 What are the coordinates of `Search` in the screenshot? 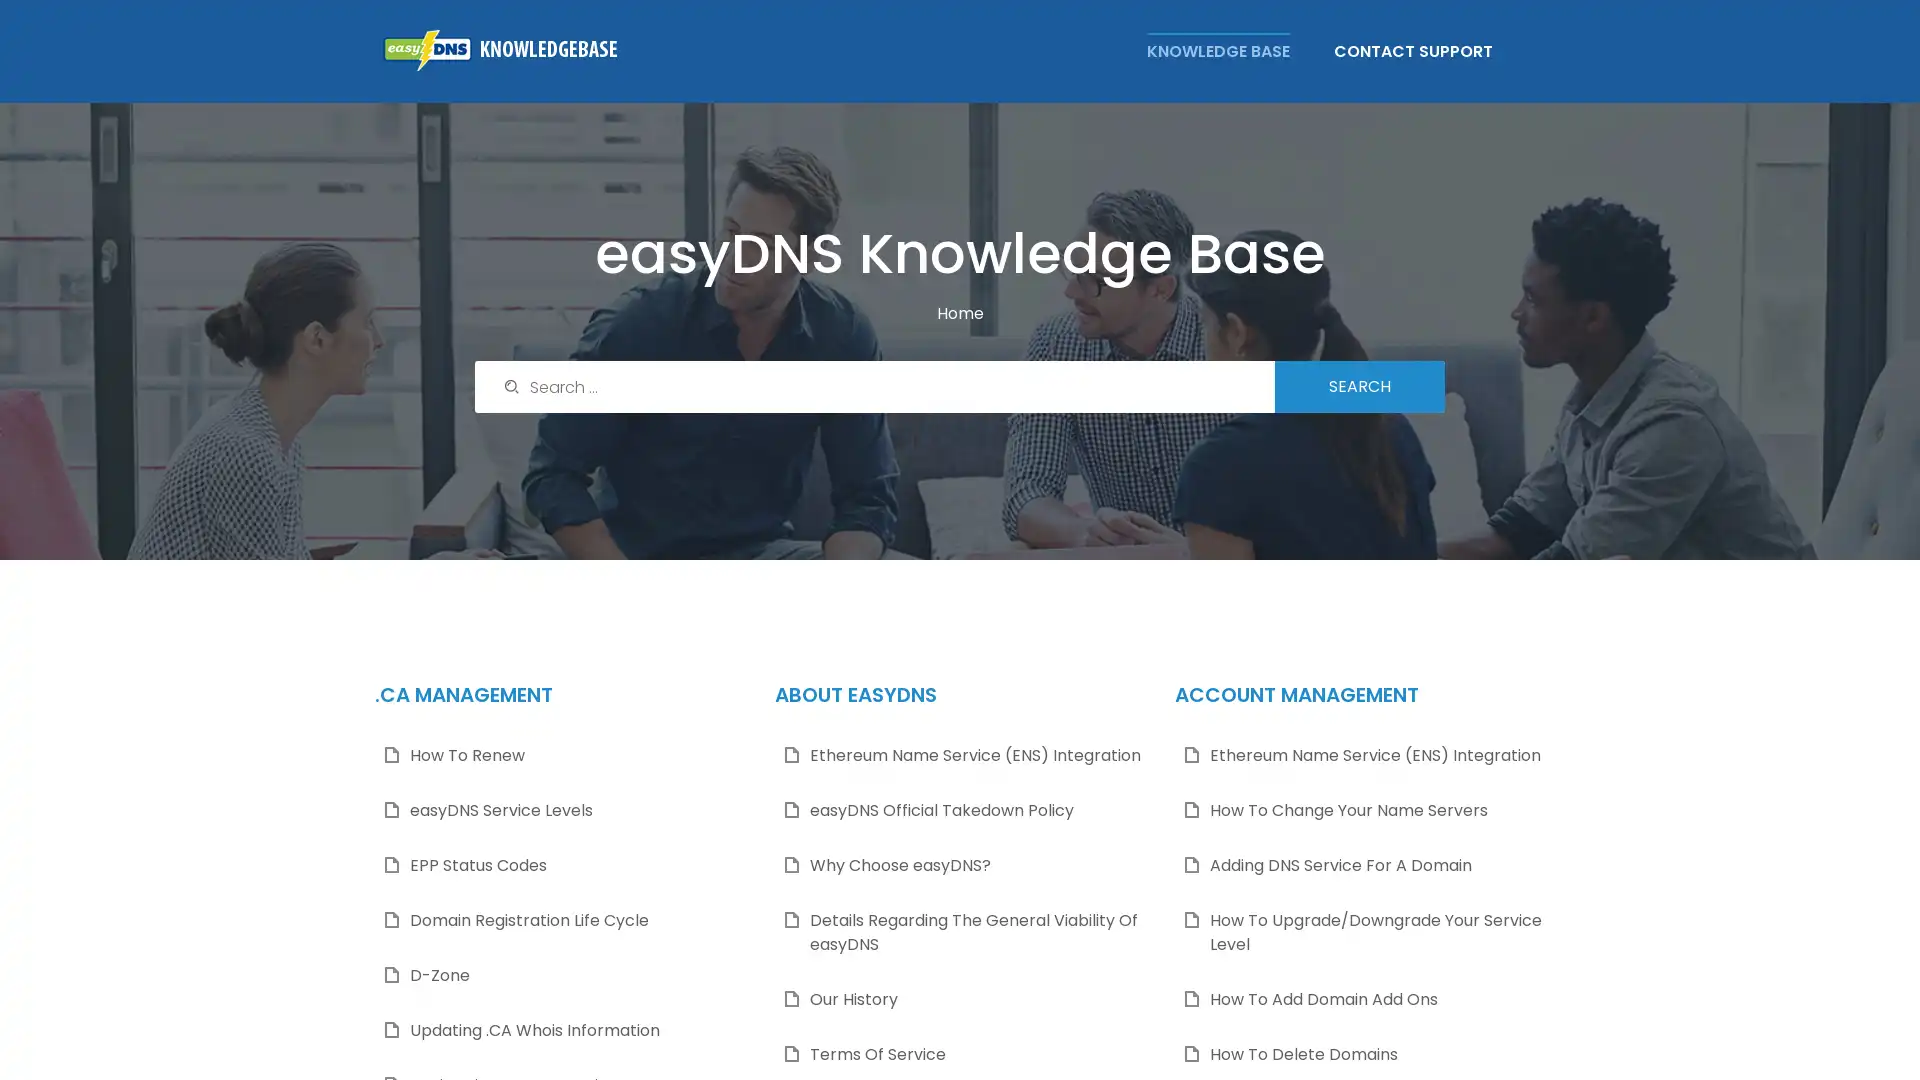 It's located at (1359, 386).